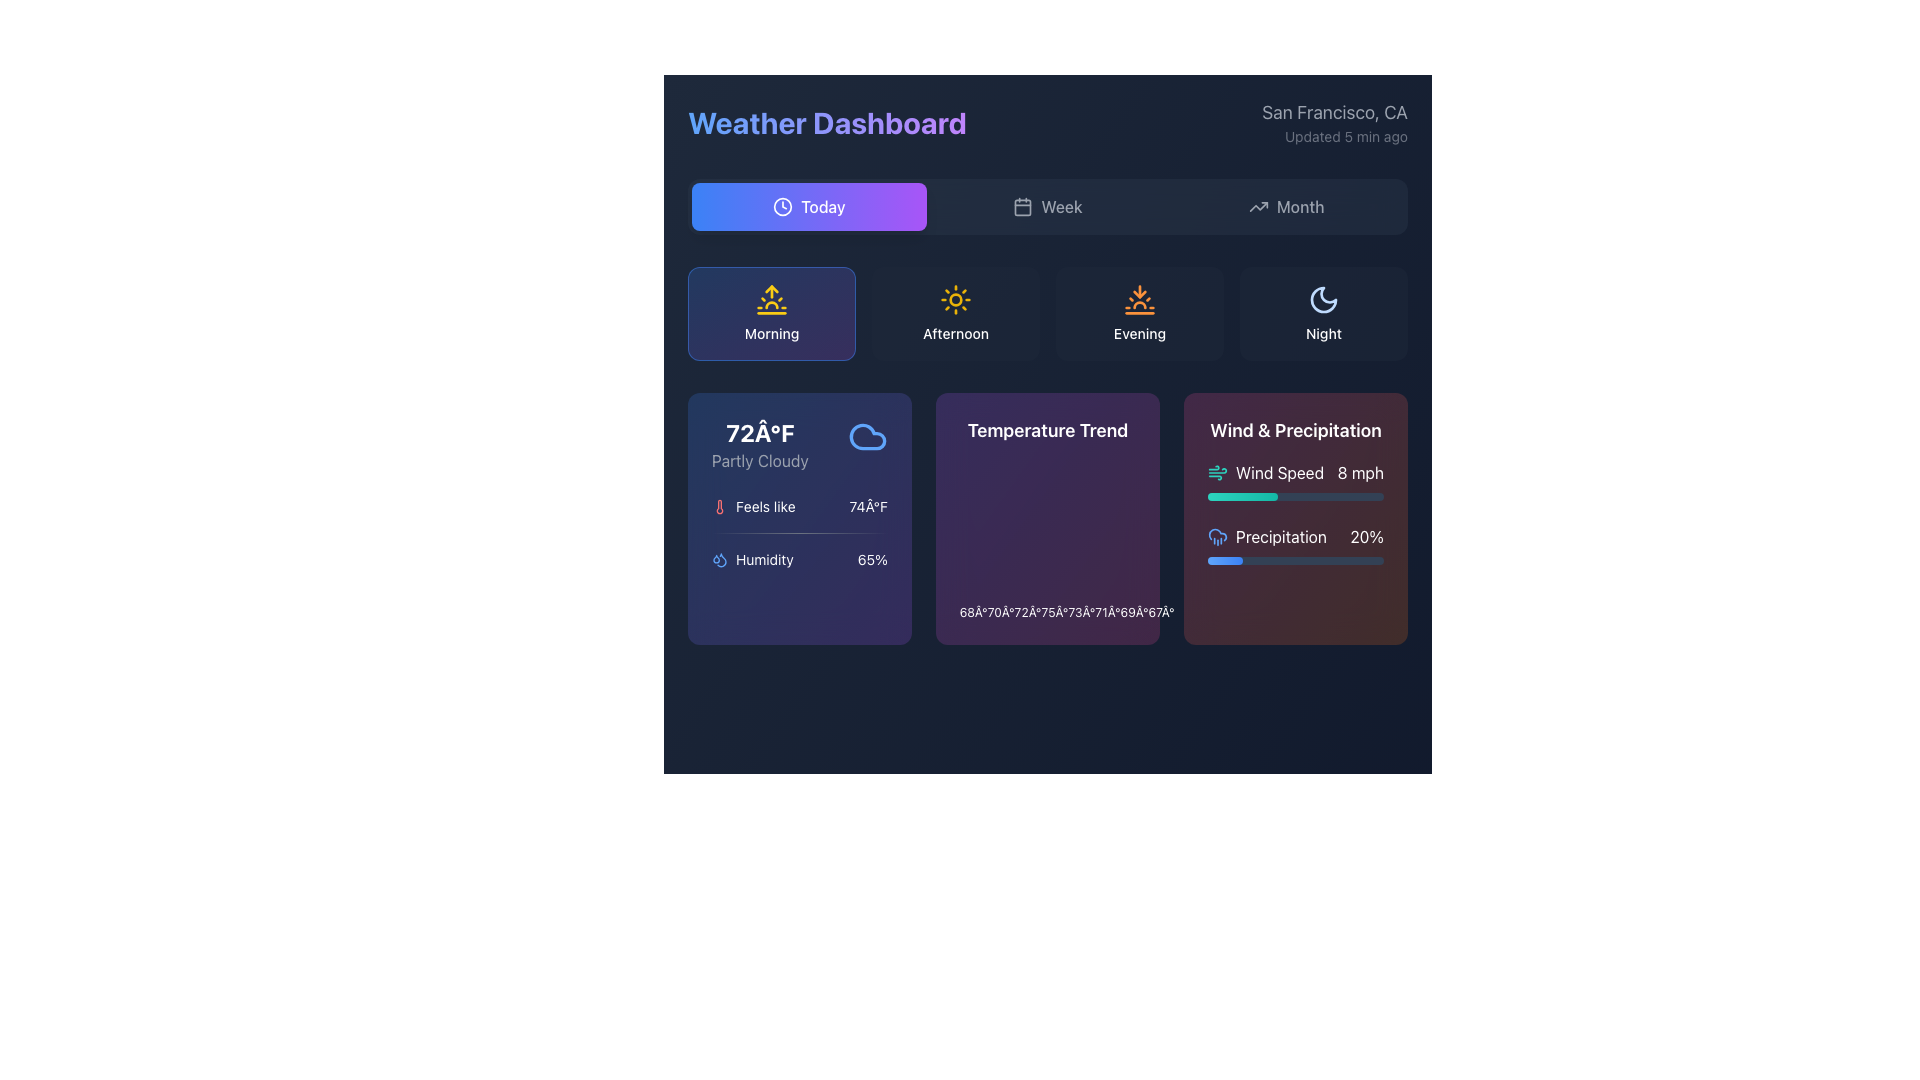 The image size is (1920, 1080). Describe the element at coordinates (1280, 473) in the screenshot. I see `the text label that describes the wind speed data, positioned within the 'Wind & Precipitation' section of the weather dashboard` at that location.